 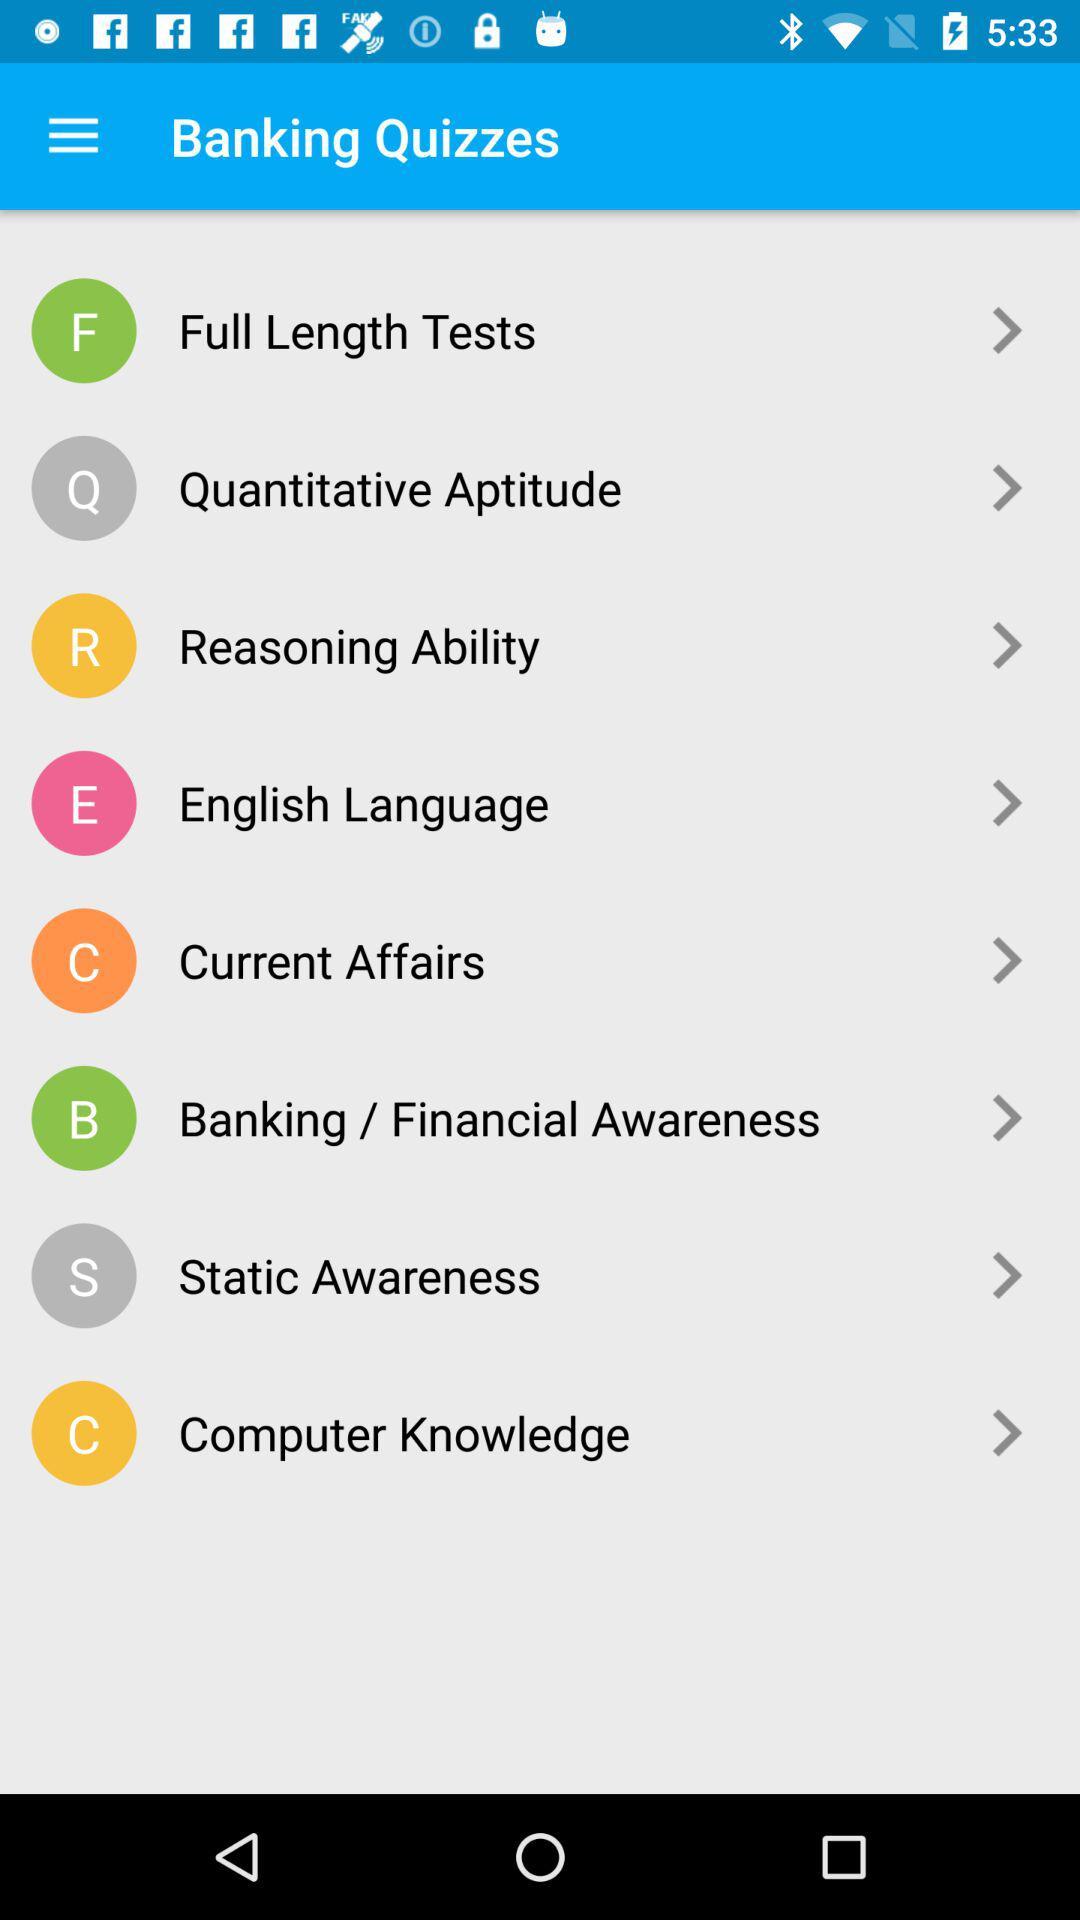 I want to click on the app to the left of the  banking quizzes  app, so click(x=72, y=135).